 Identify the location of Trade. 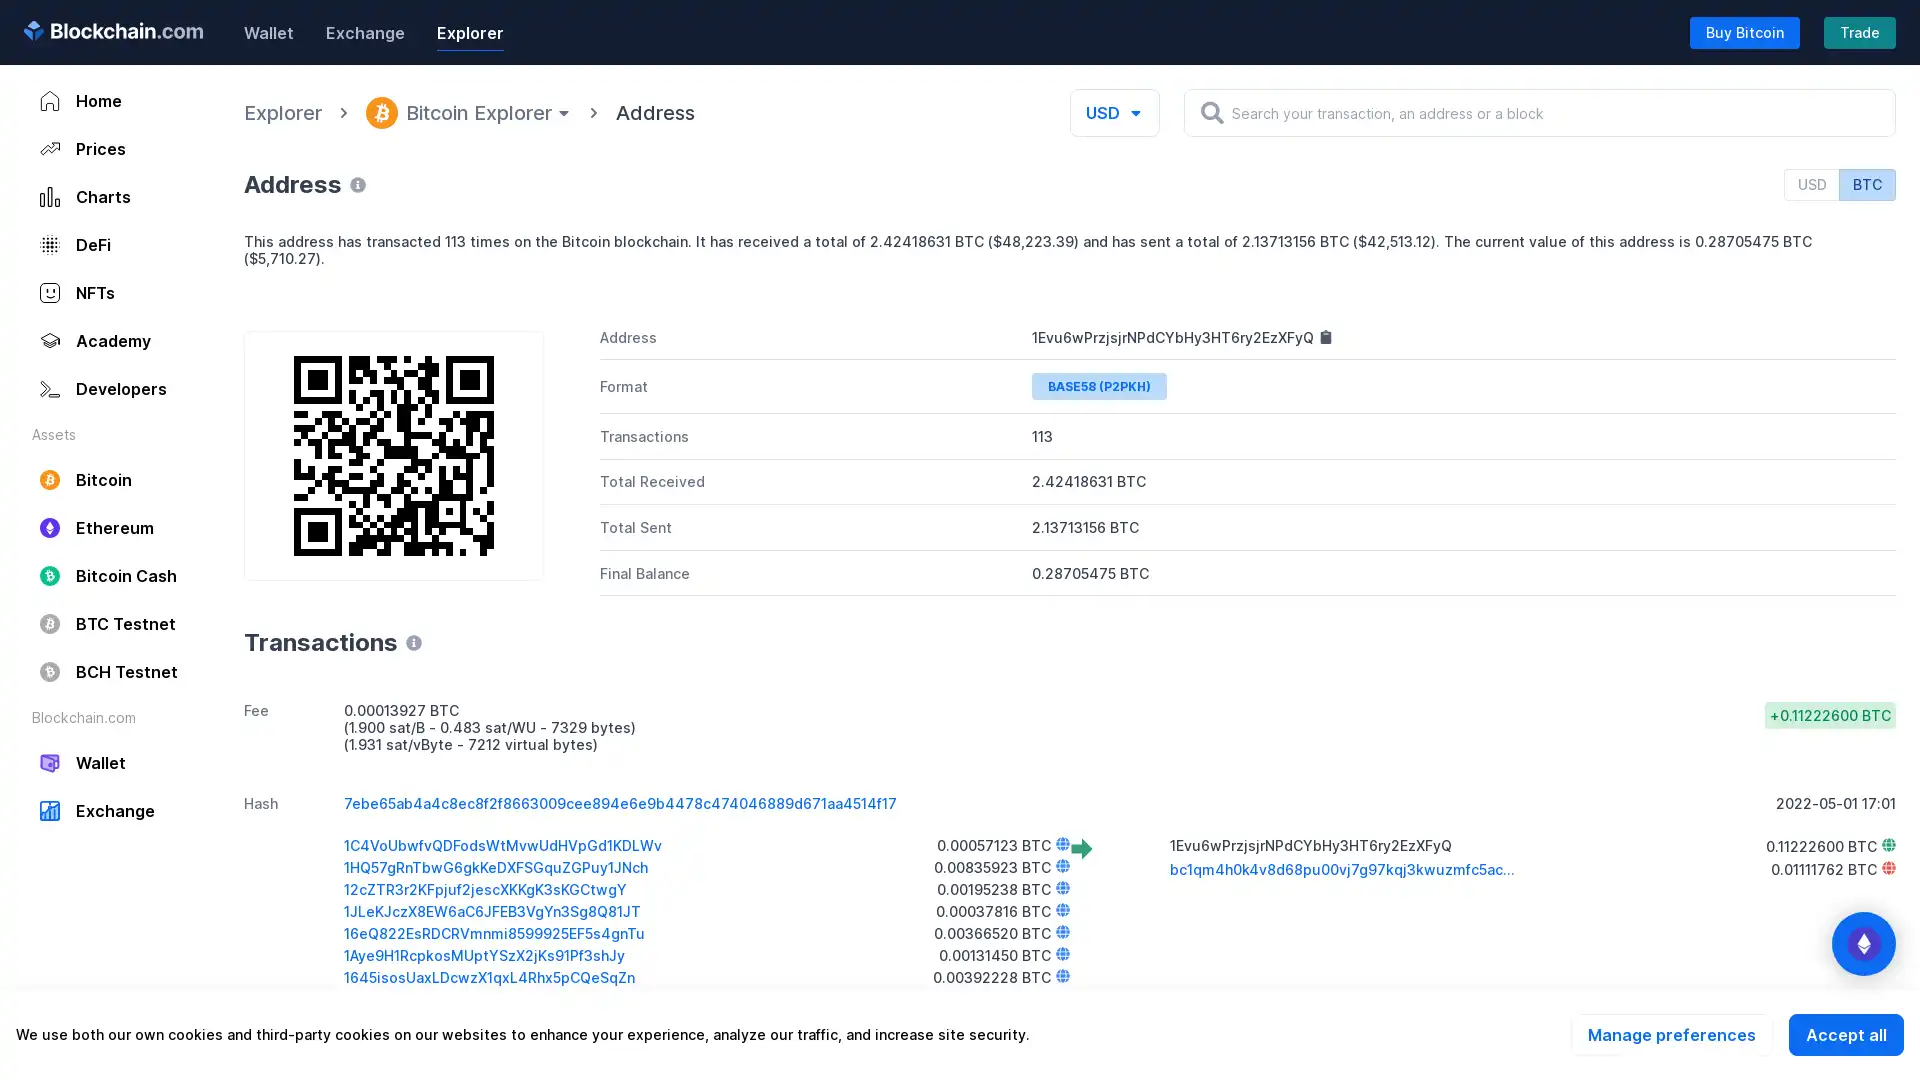
(1859, 31).